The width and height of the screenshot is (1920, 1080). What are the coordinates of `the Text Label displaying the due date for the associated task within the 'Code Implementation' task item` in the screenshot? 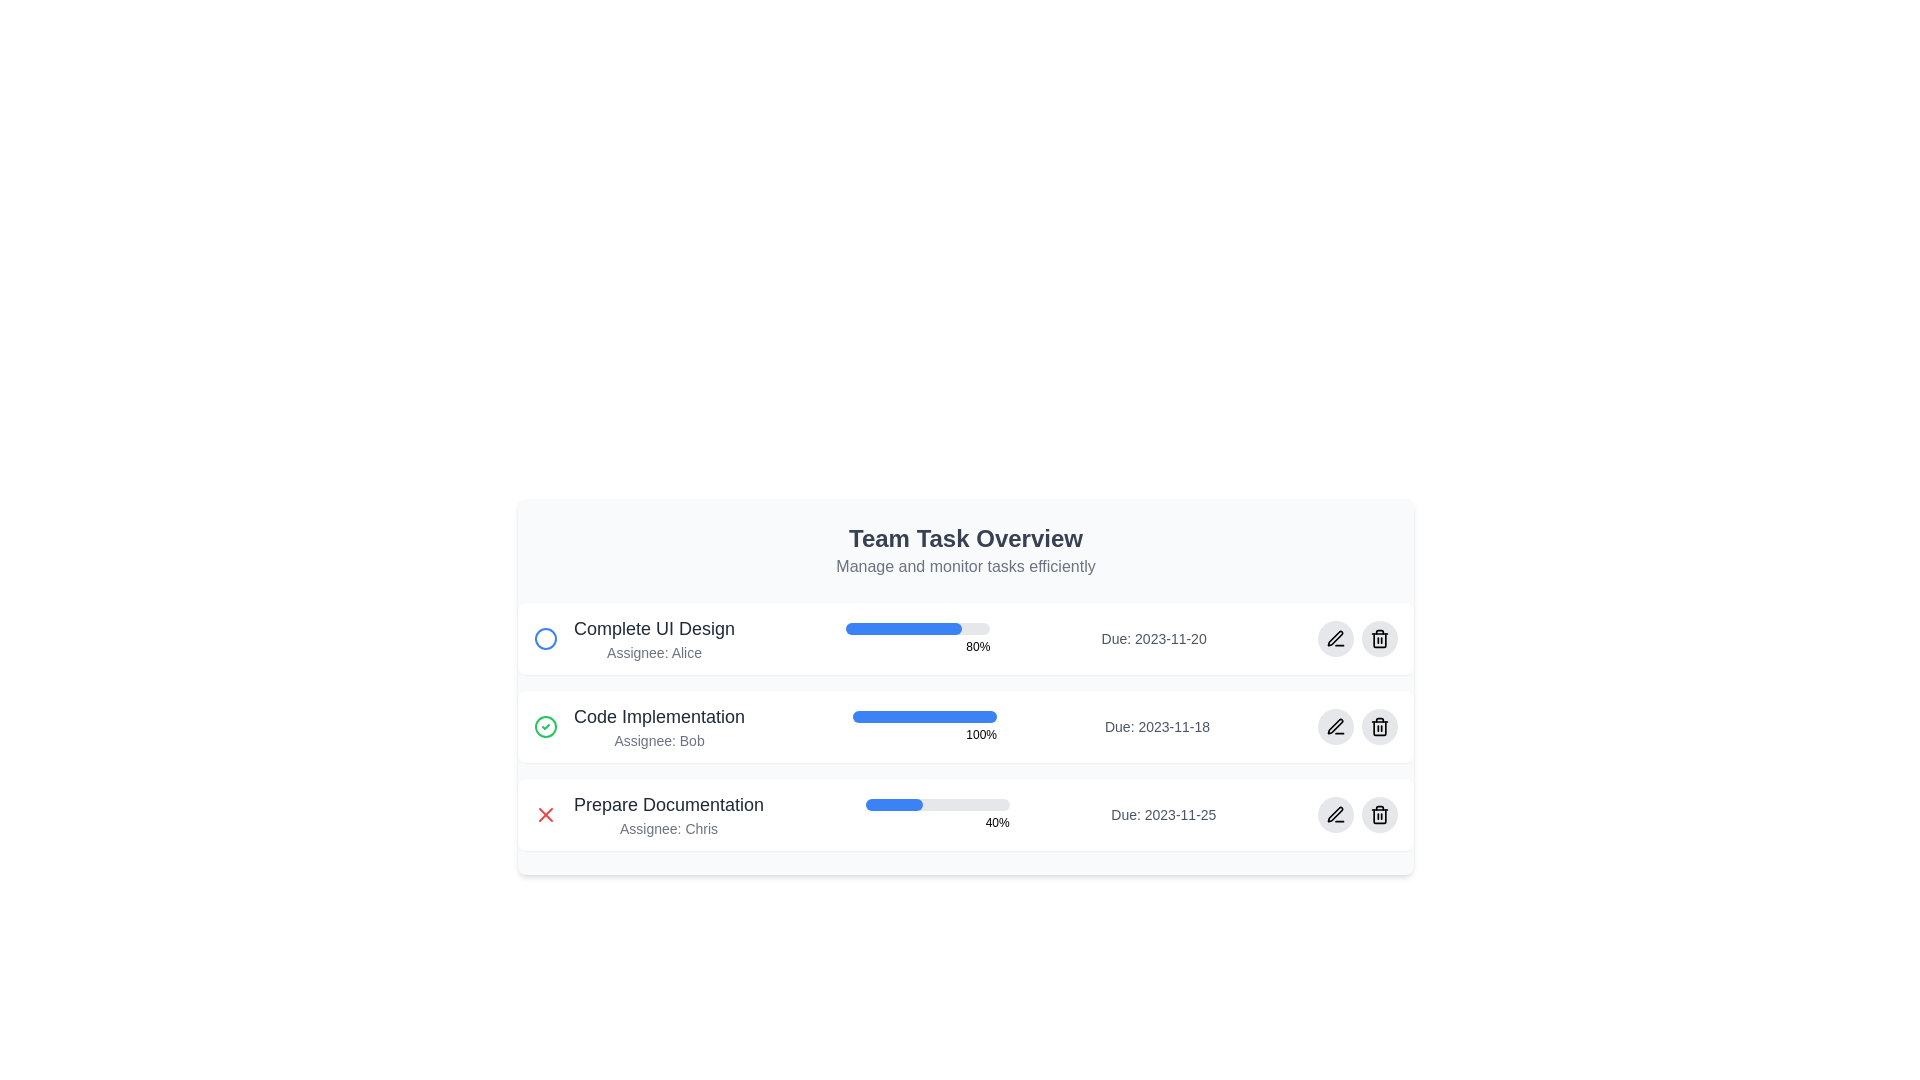 It's located at (1157, 726).